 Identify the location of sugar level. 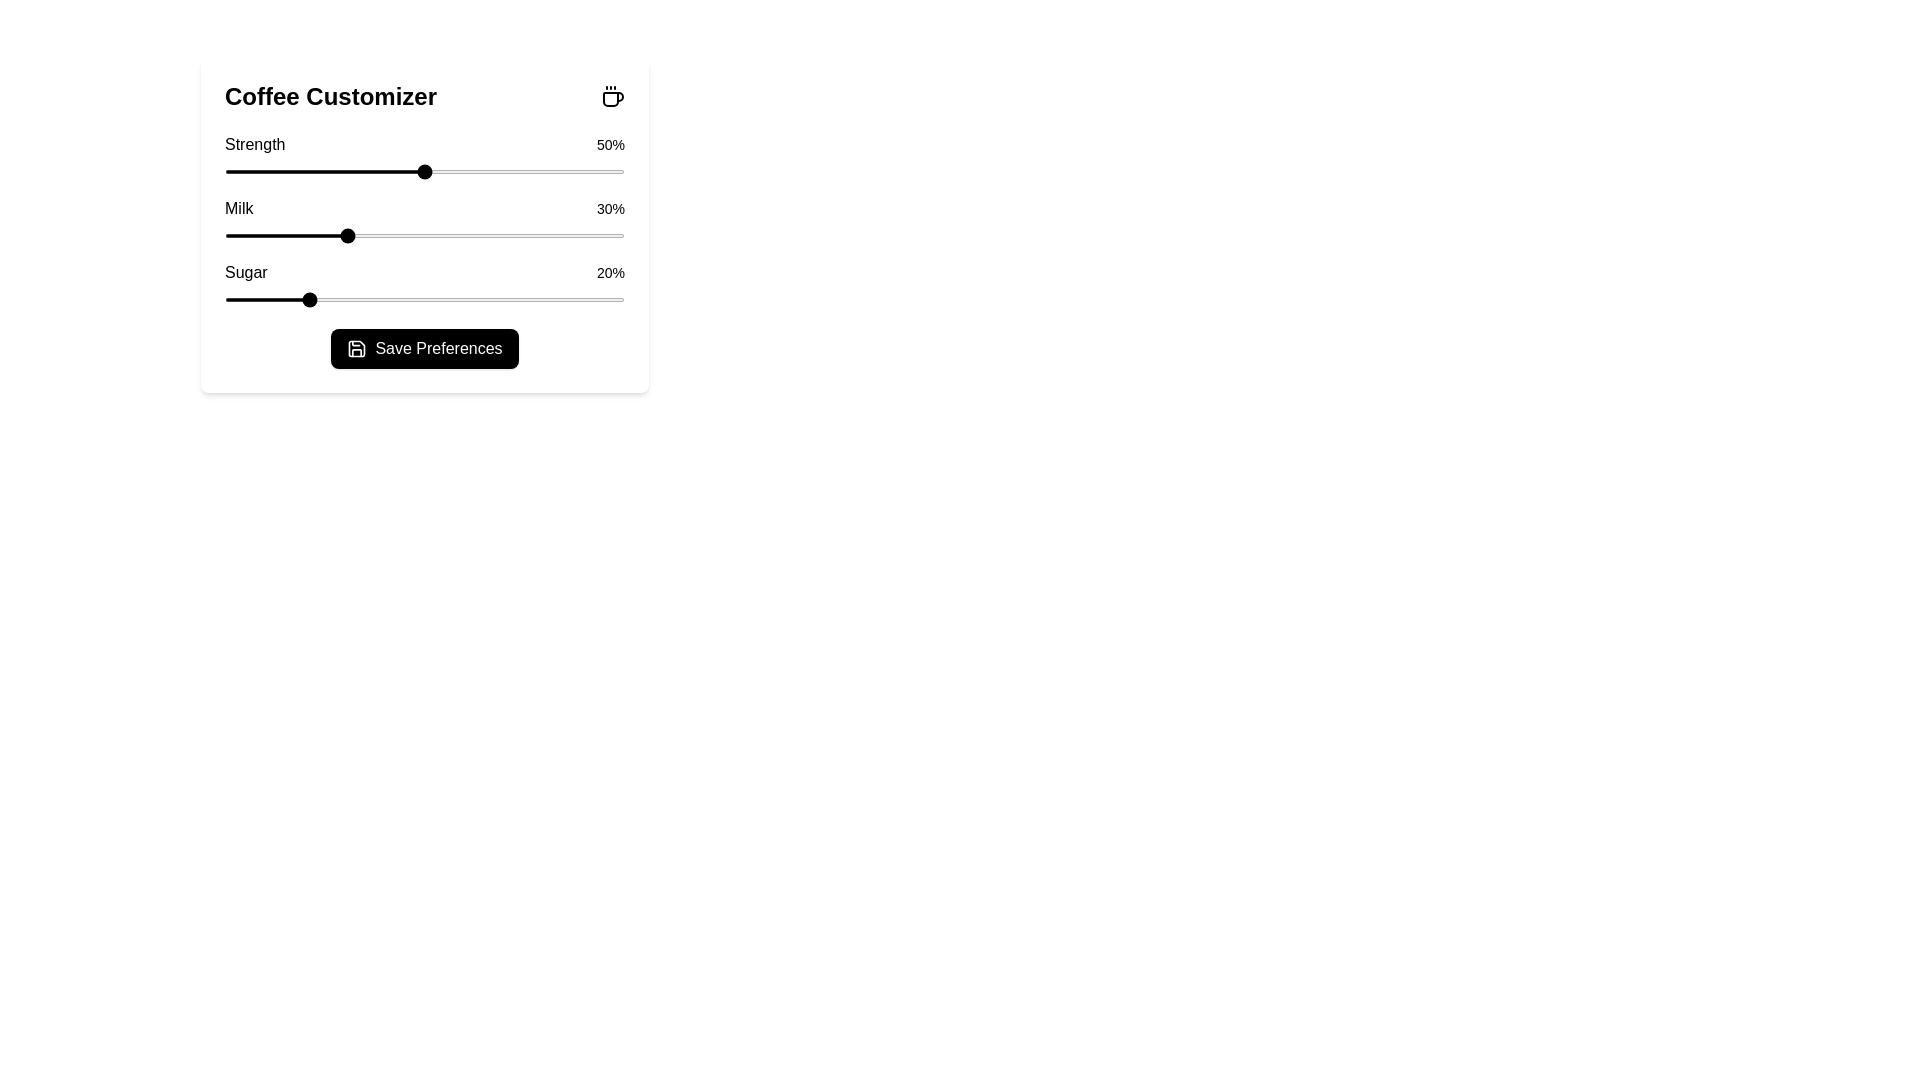
(556, 300).